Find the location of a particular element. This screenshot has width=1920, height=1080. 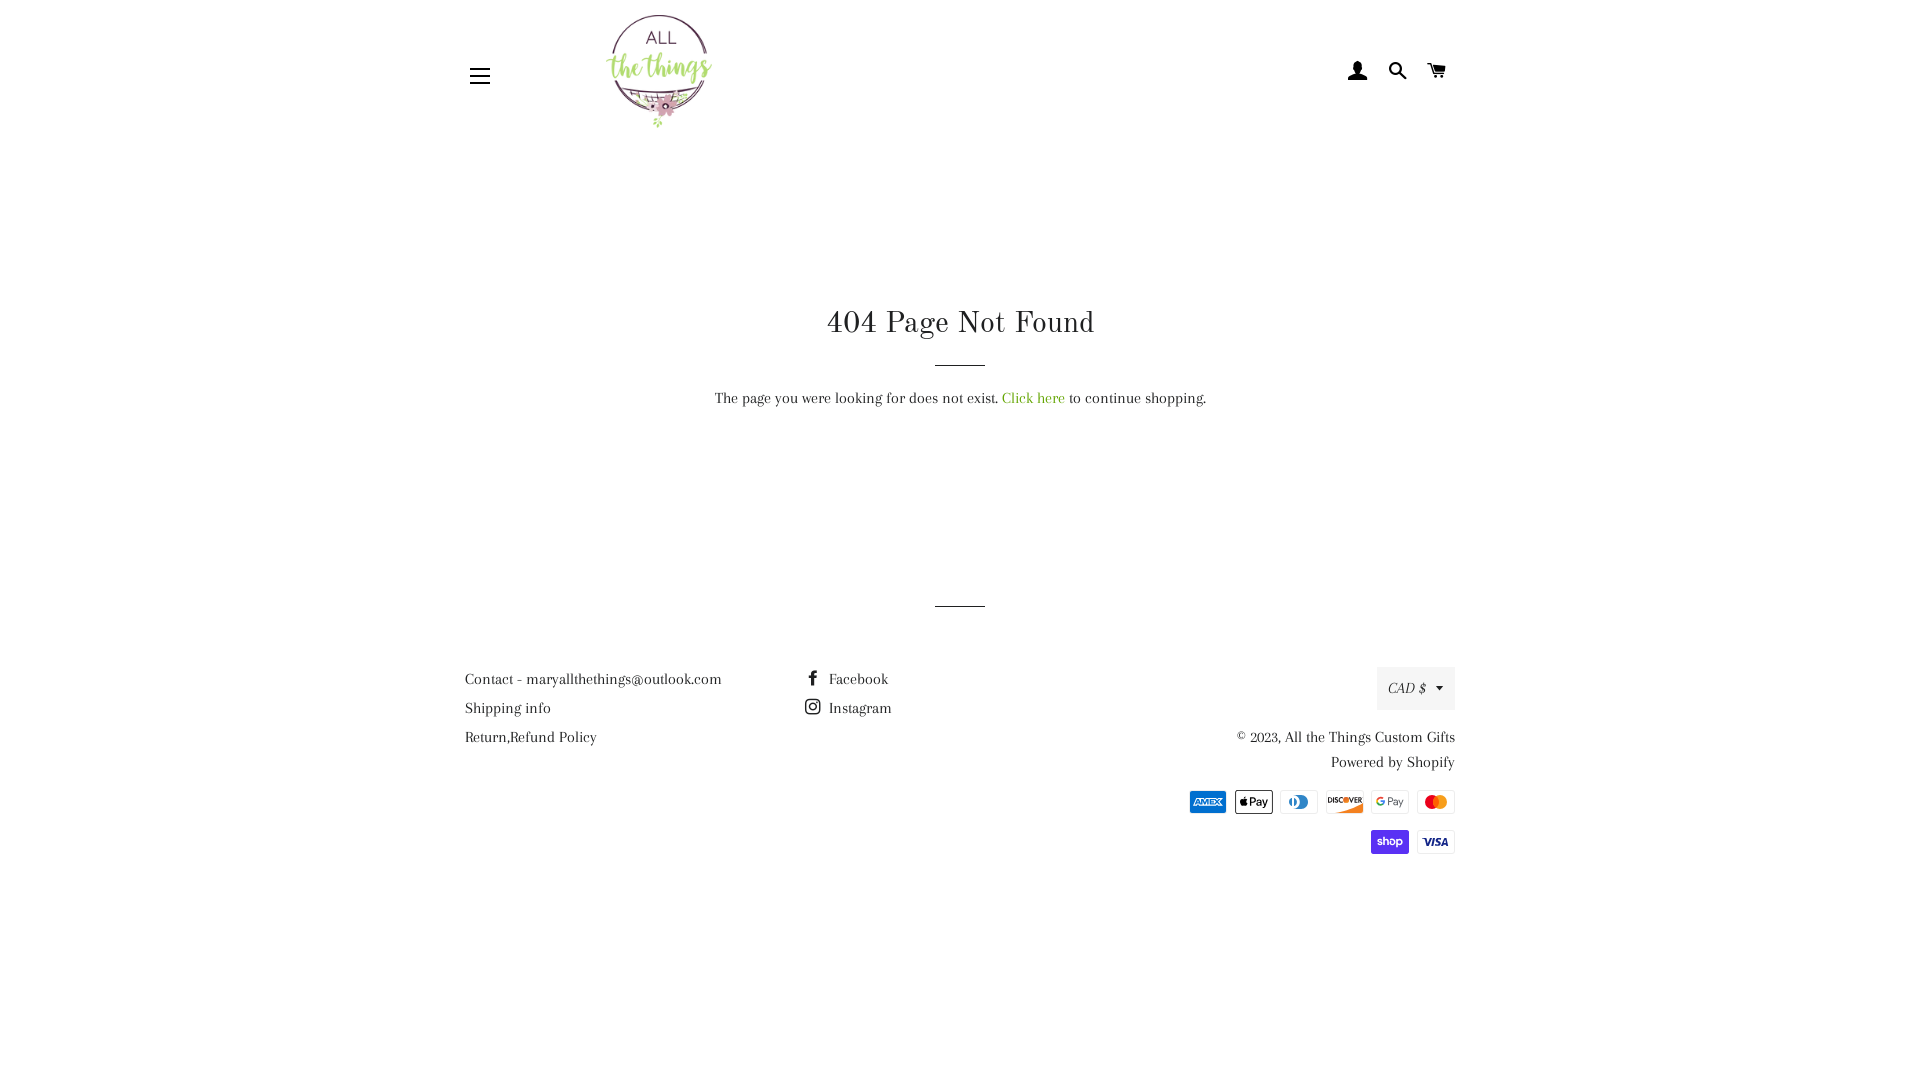

'Powered by Shopify' is located at coordinates (1330, 762).